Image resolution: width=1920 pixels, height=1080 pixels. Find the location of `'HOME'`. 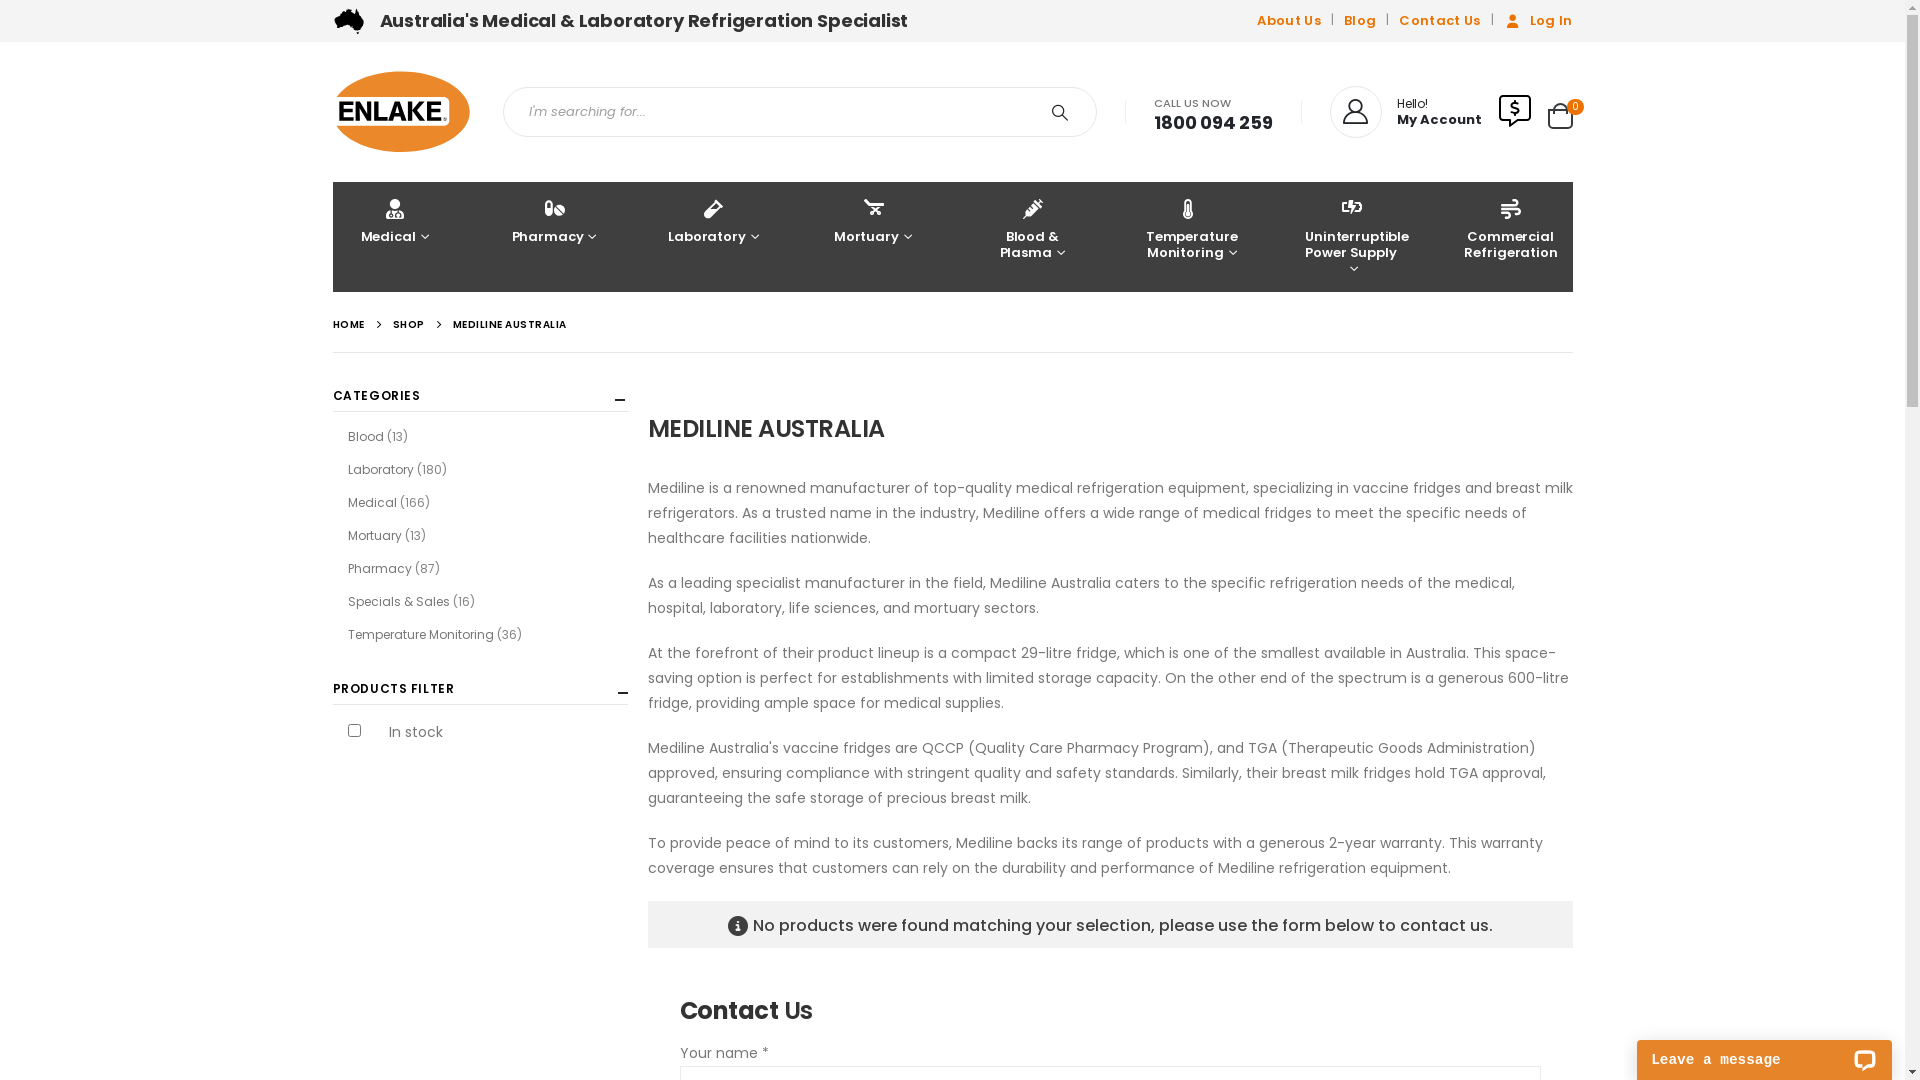

'HOME' is located at coordinates (347, 323).